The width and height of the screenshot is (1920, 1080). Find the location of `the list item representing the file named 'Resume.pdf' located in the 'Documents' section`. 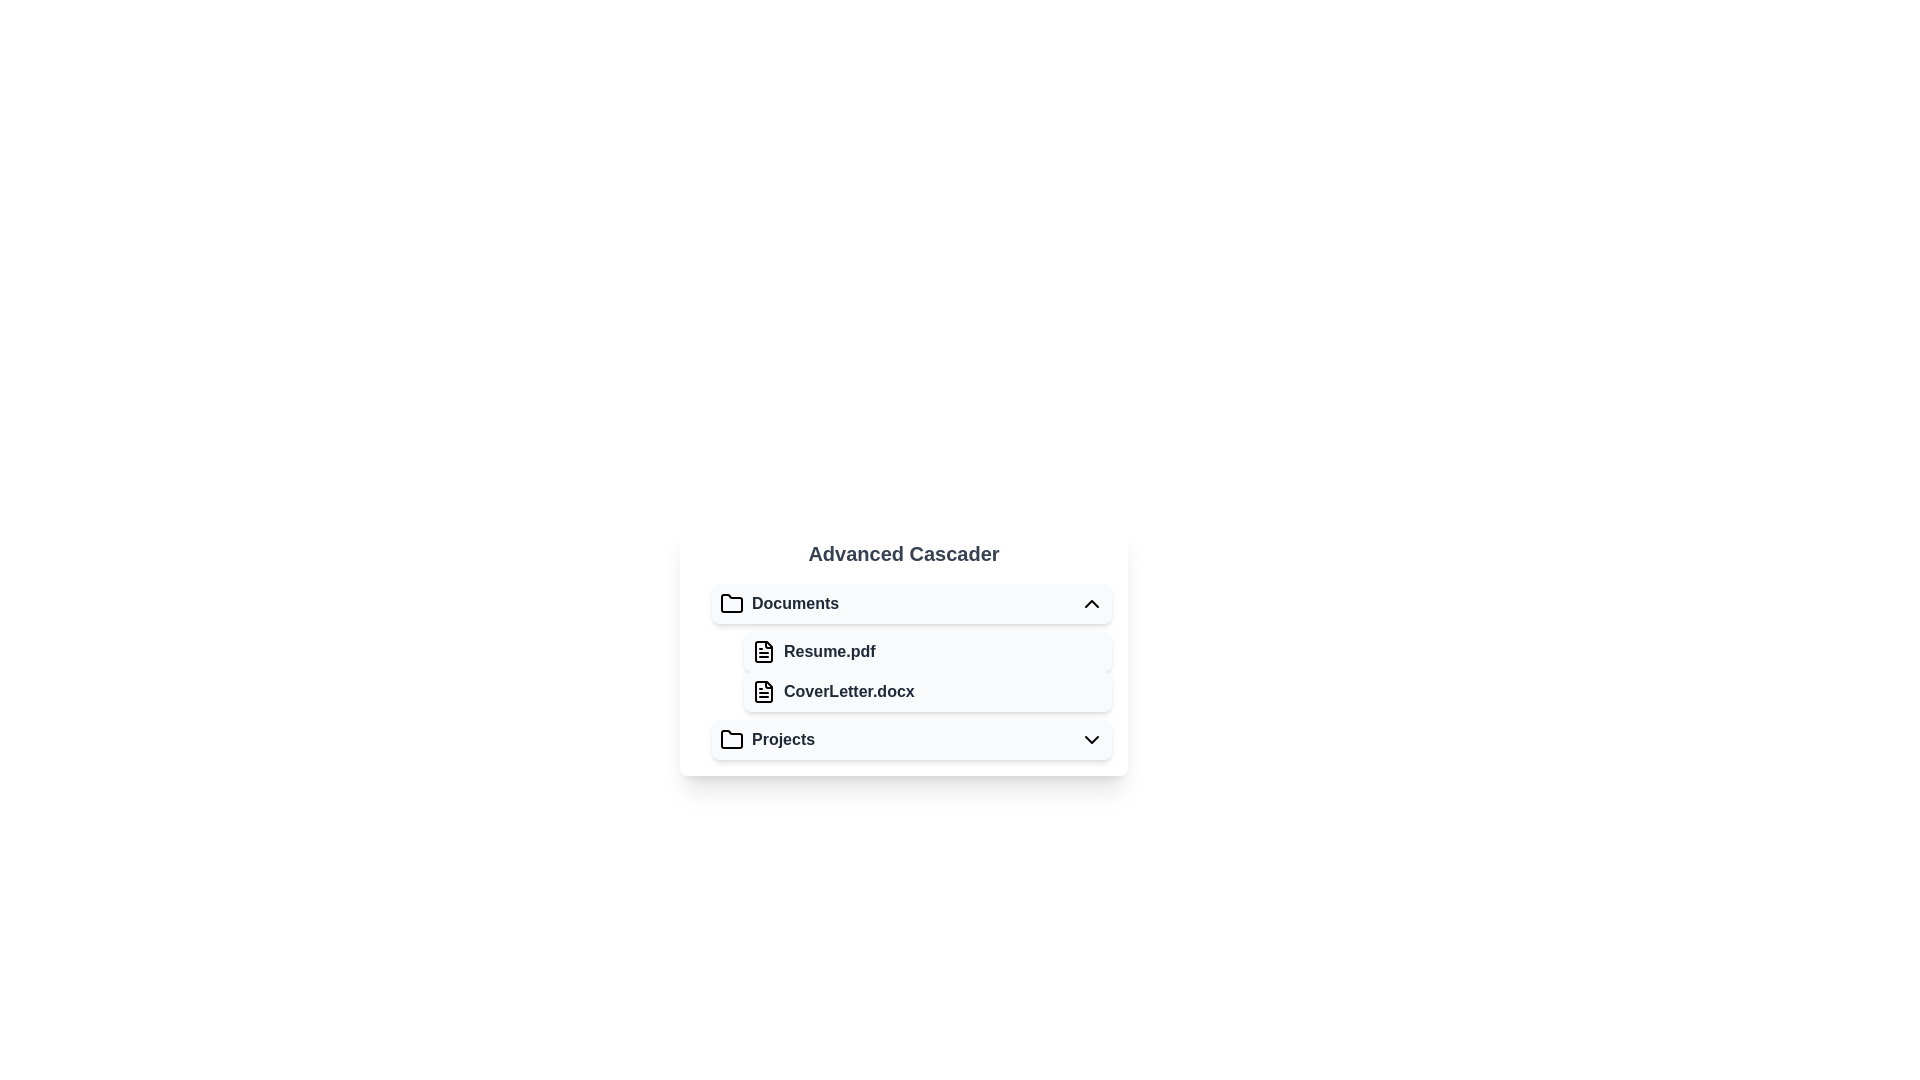

the list item representing the file named 'Resume.pdf' located in the 'Documents' section is located at coordinates (902, 648).